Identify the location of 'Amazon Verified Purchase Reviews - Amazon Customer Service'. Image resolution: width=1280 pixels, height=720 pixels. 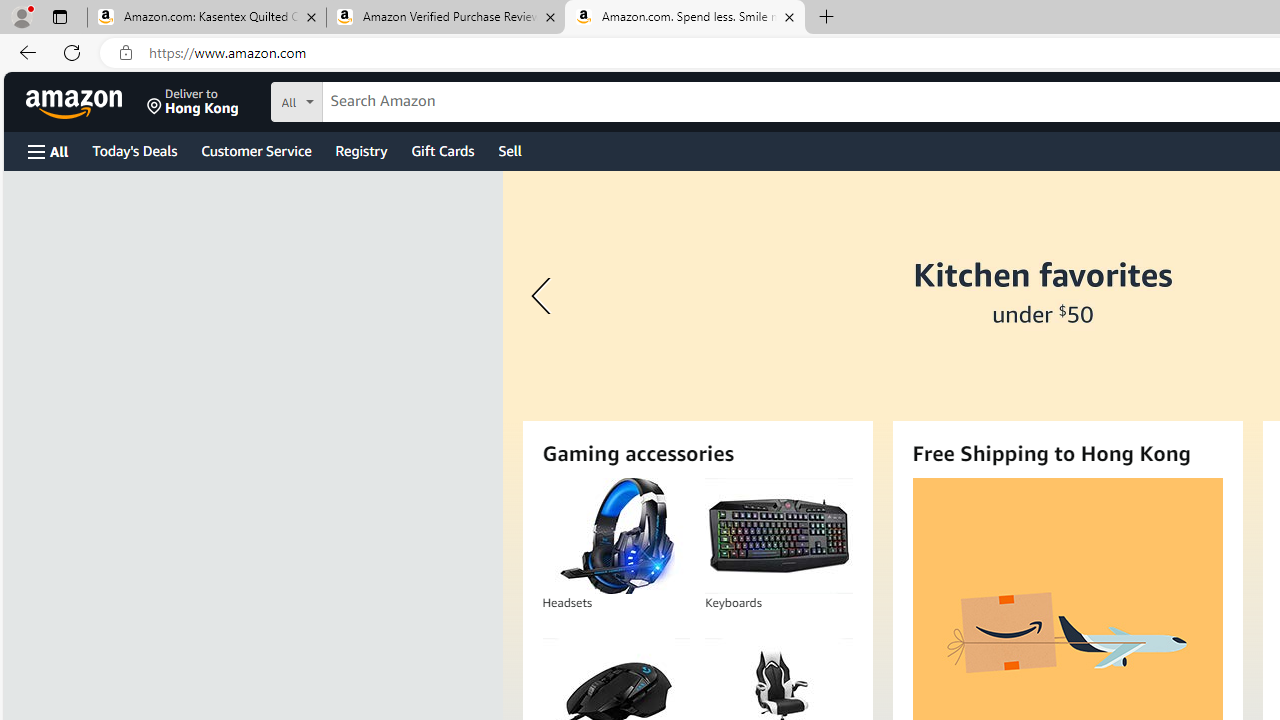
(444, 17).